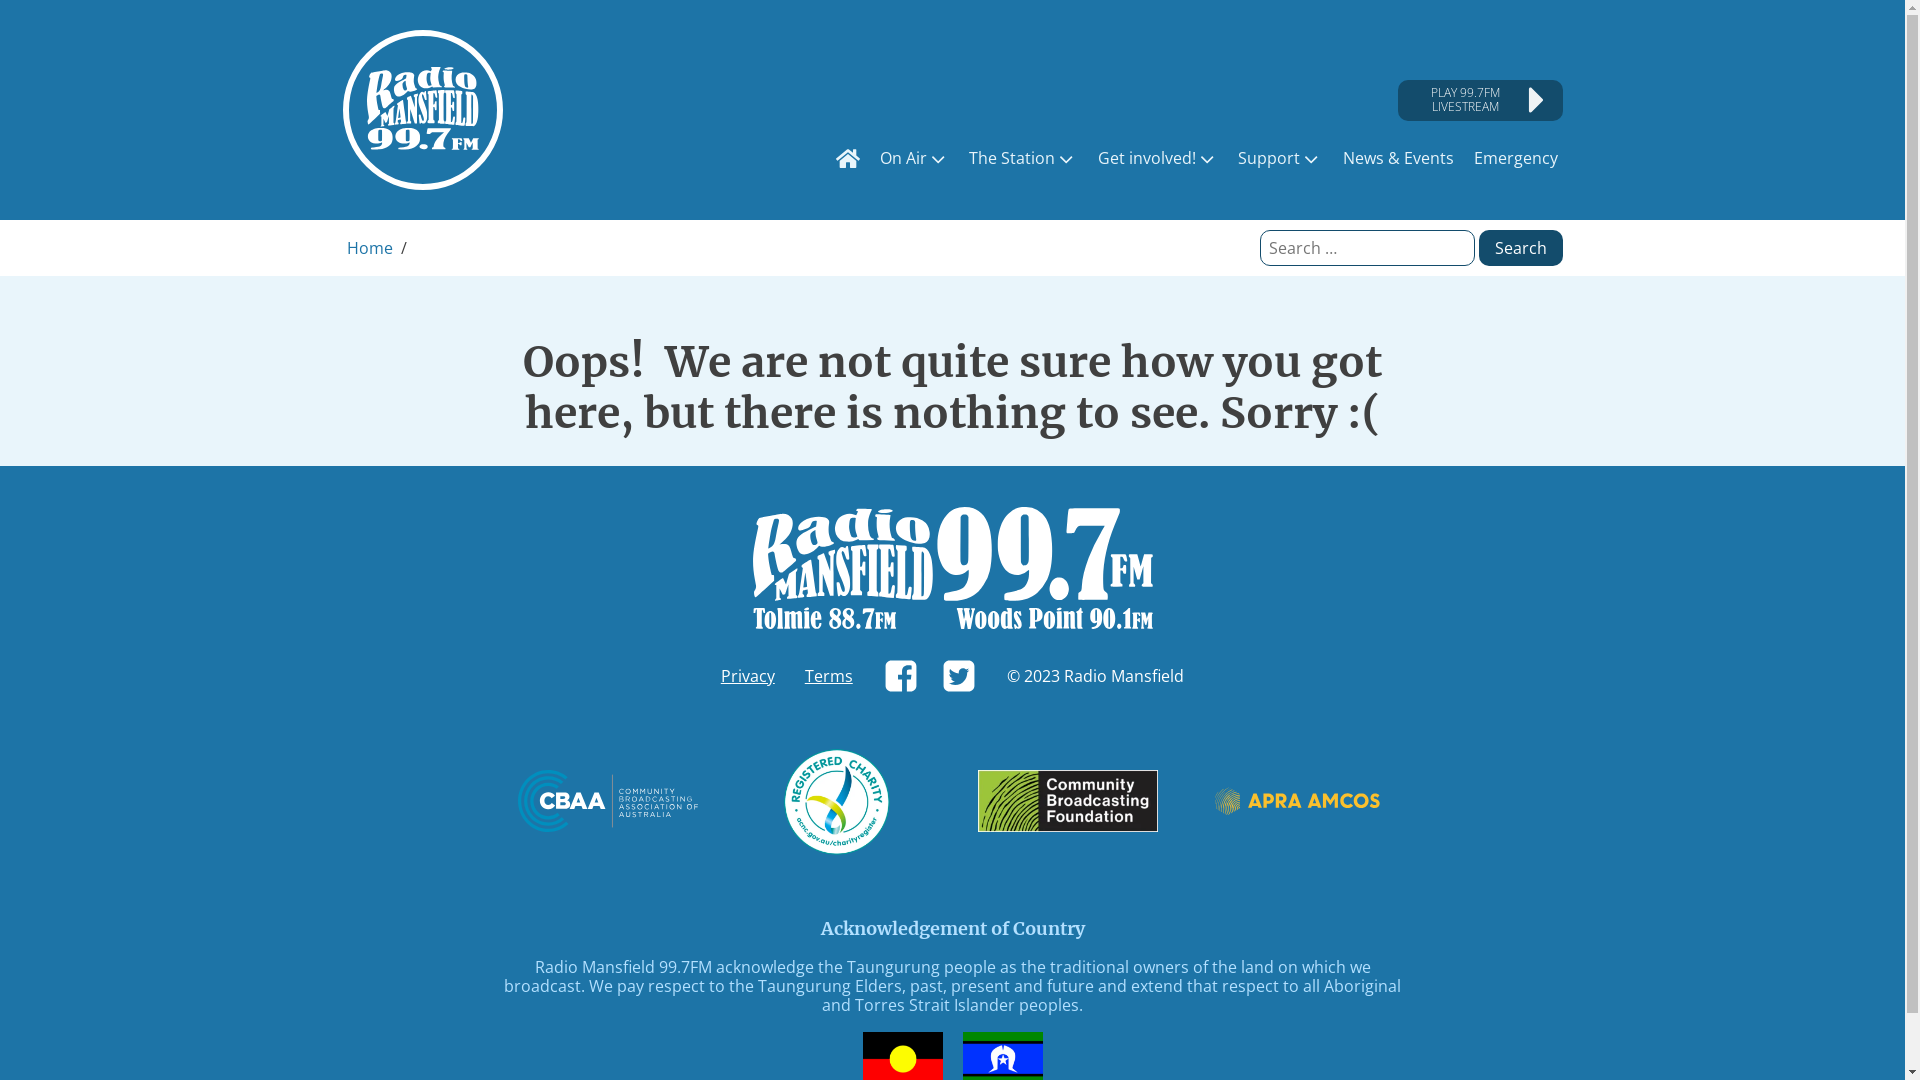 The image size is (1920, 1080). I want to click on 'Terms', so click(829, 675).